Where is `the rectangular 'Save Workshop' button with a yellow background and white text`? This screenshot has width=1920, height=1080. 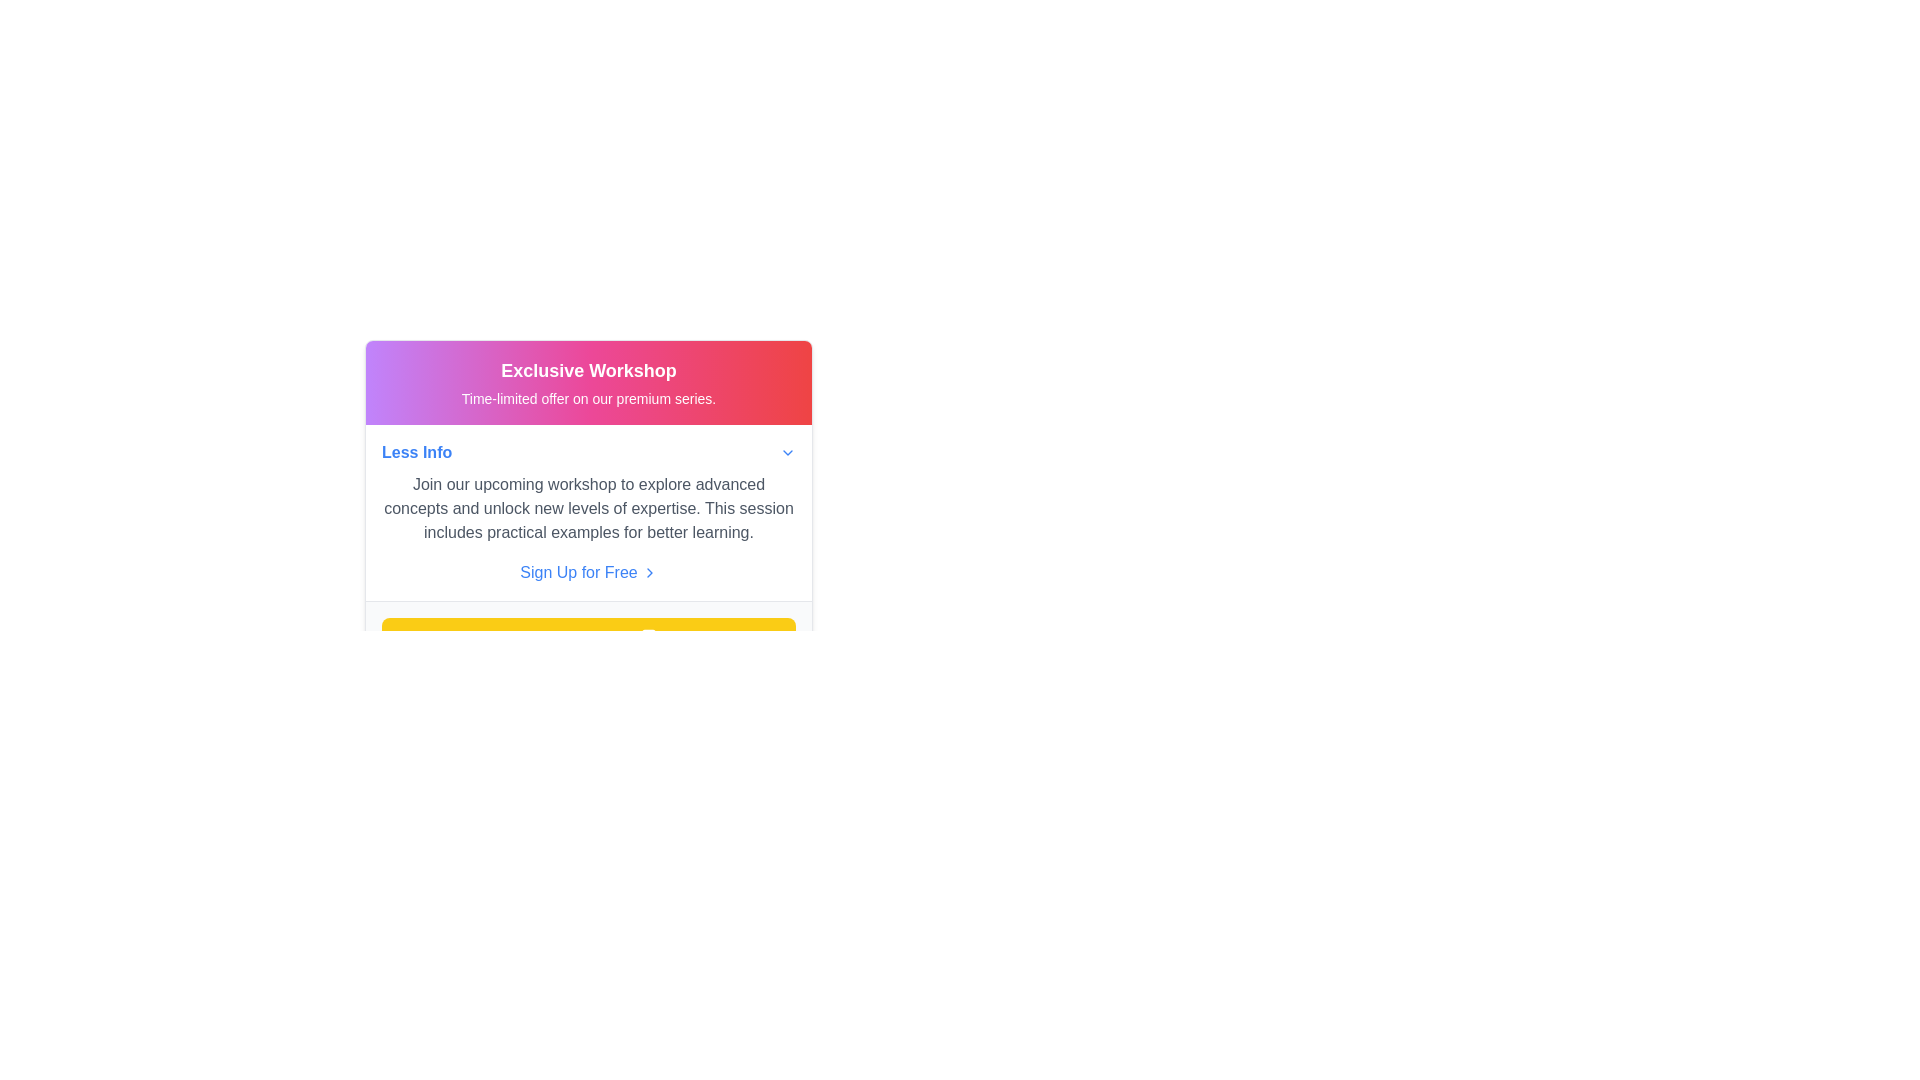
the rectangular 'Save Workshop' button with a yellow background and white text is located at coordinates (588, 637).